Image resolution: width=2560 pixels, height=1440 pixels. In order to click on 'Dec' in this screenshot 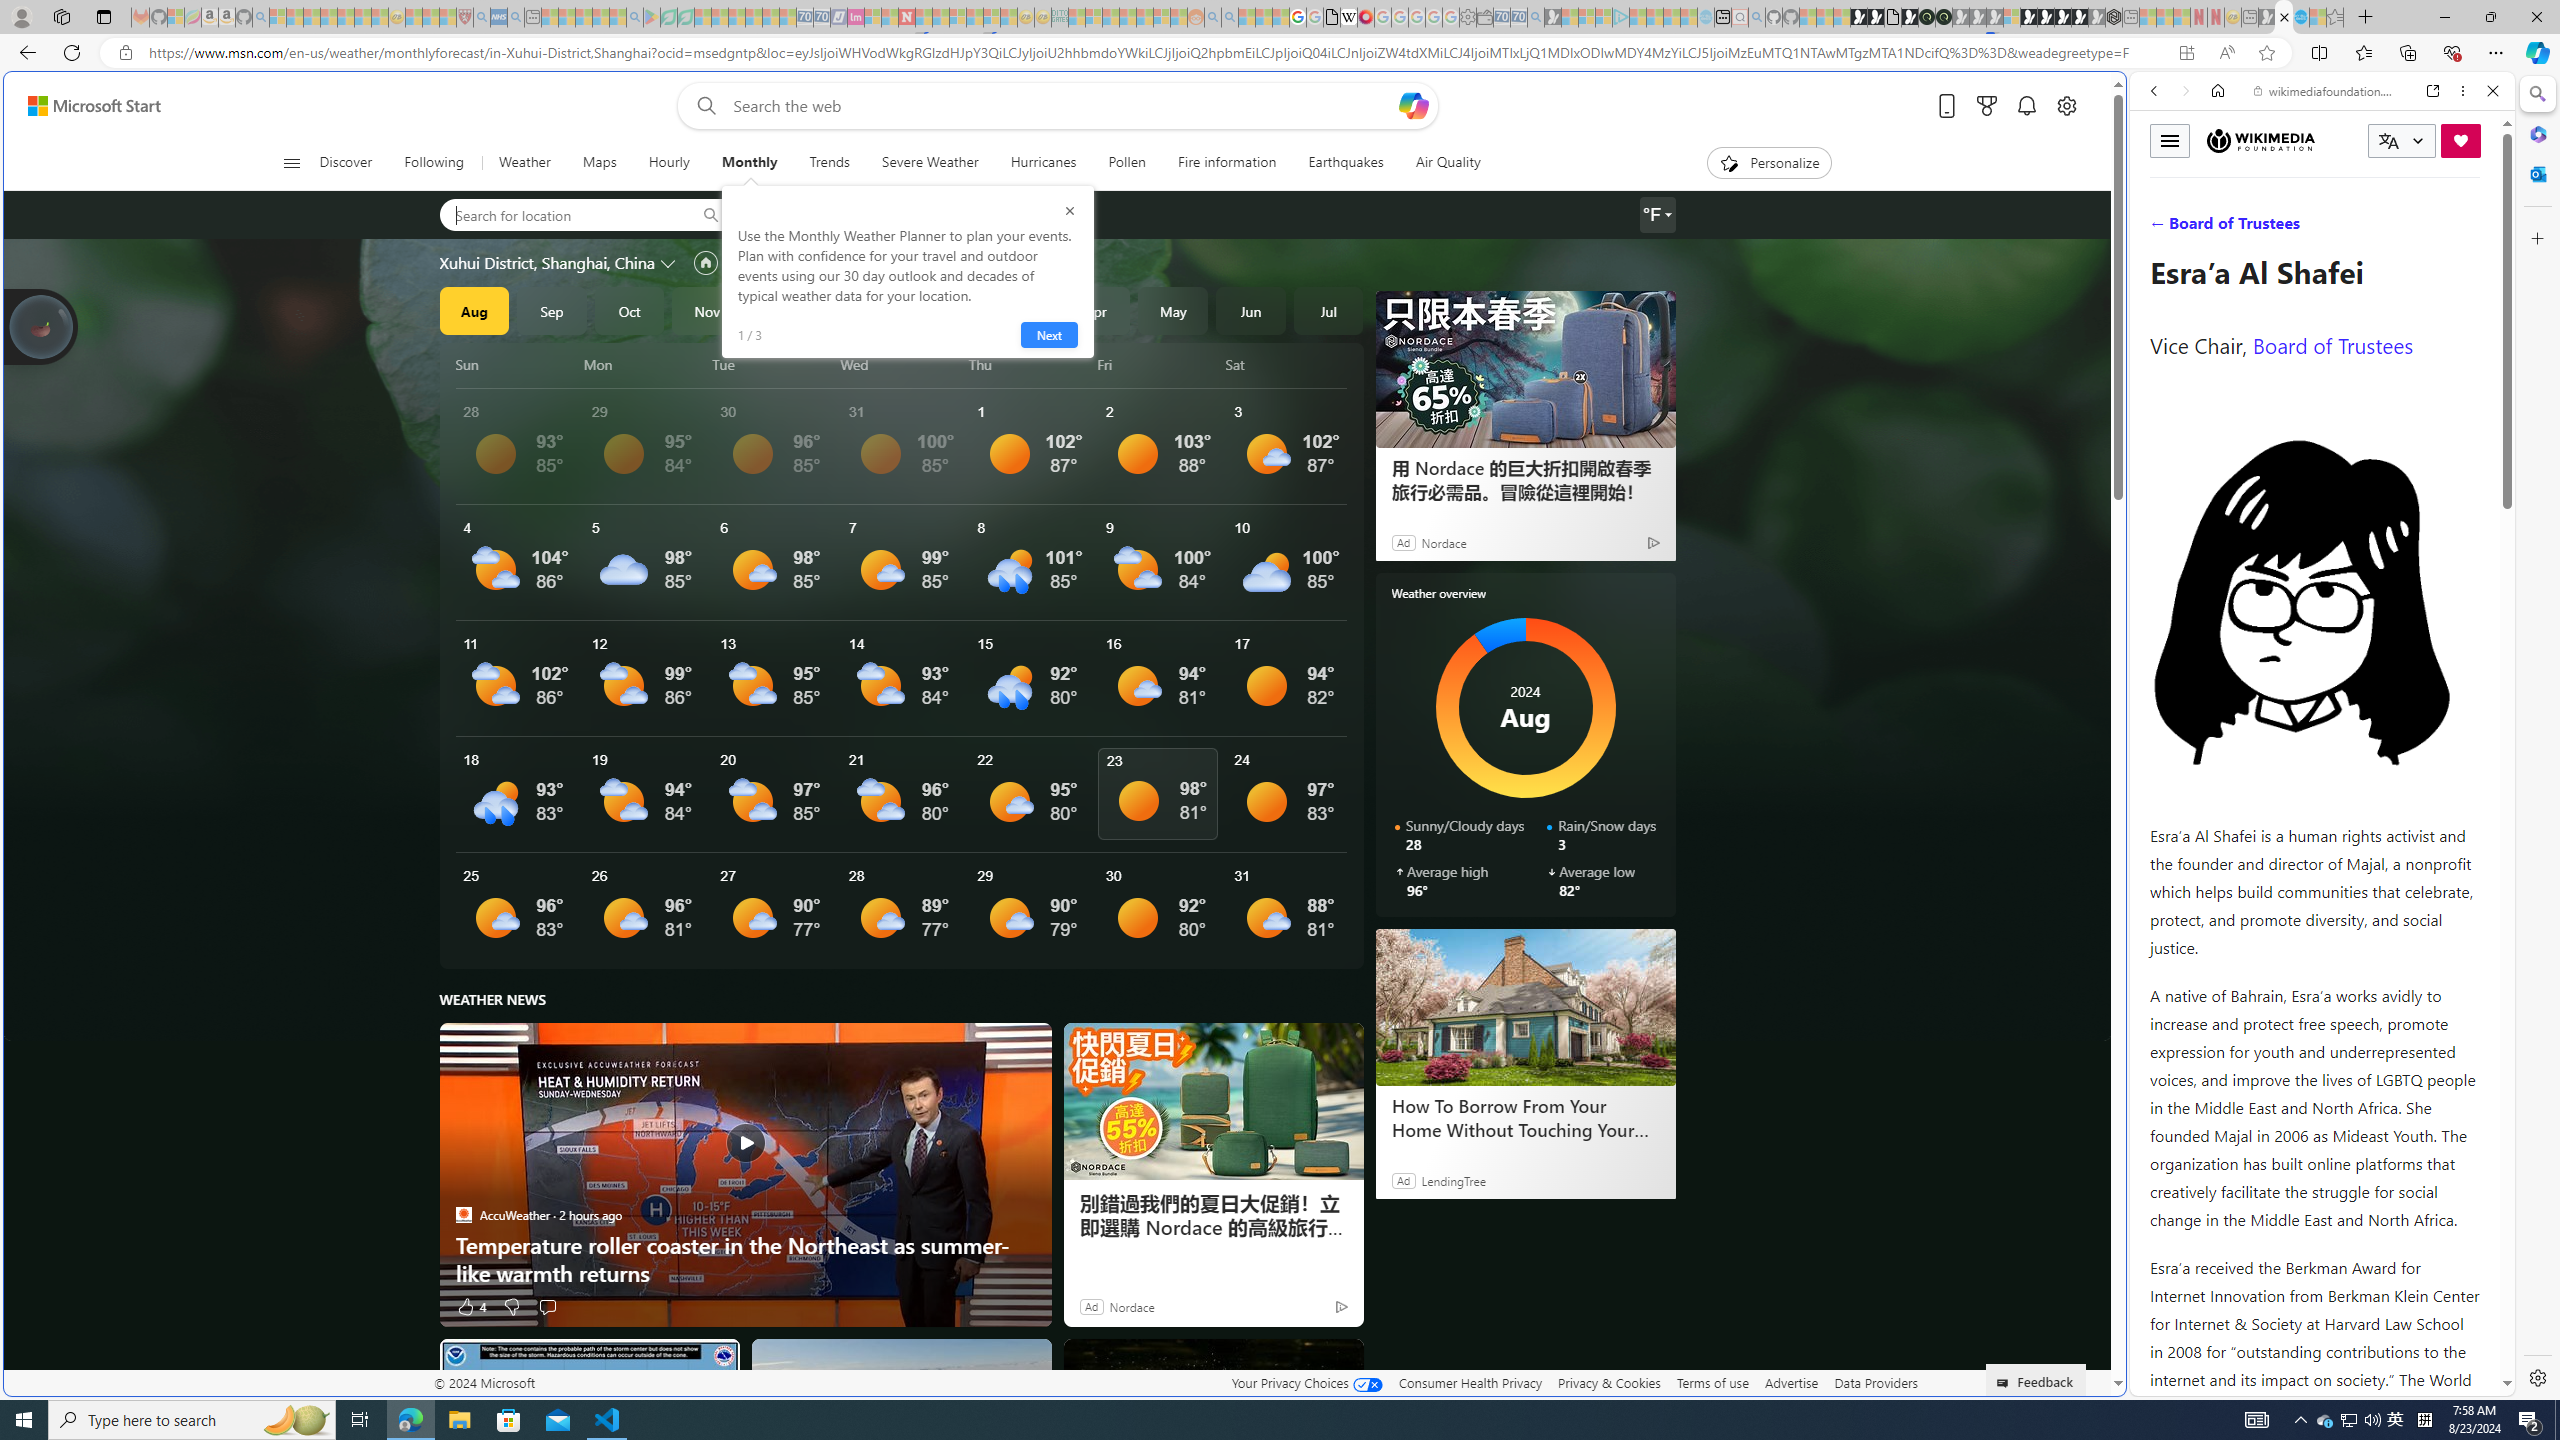, I will do `click(783, 310)`.